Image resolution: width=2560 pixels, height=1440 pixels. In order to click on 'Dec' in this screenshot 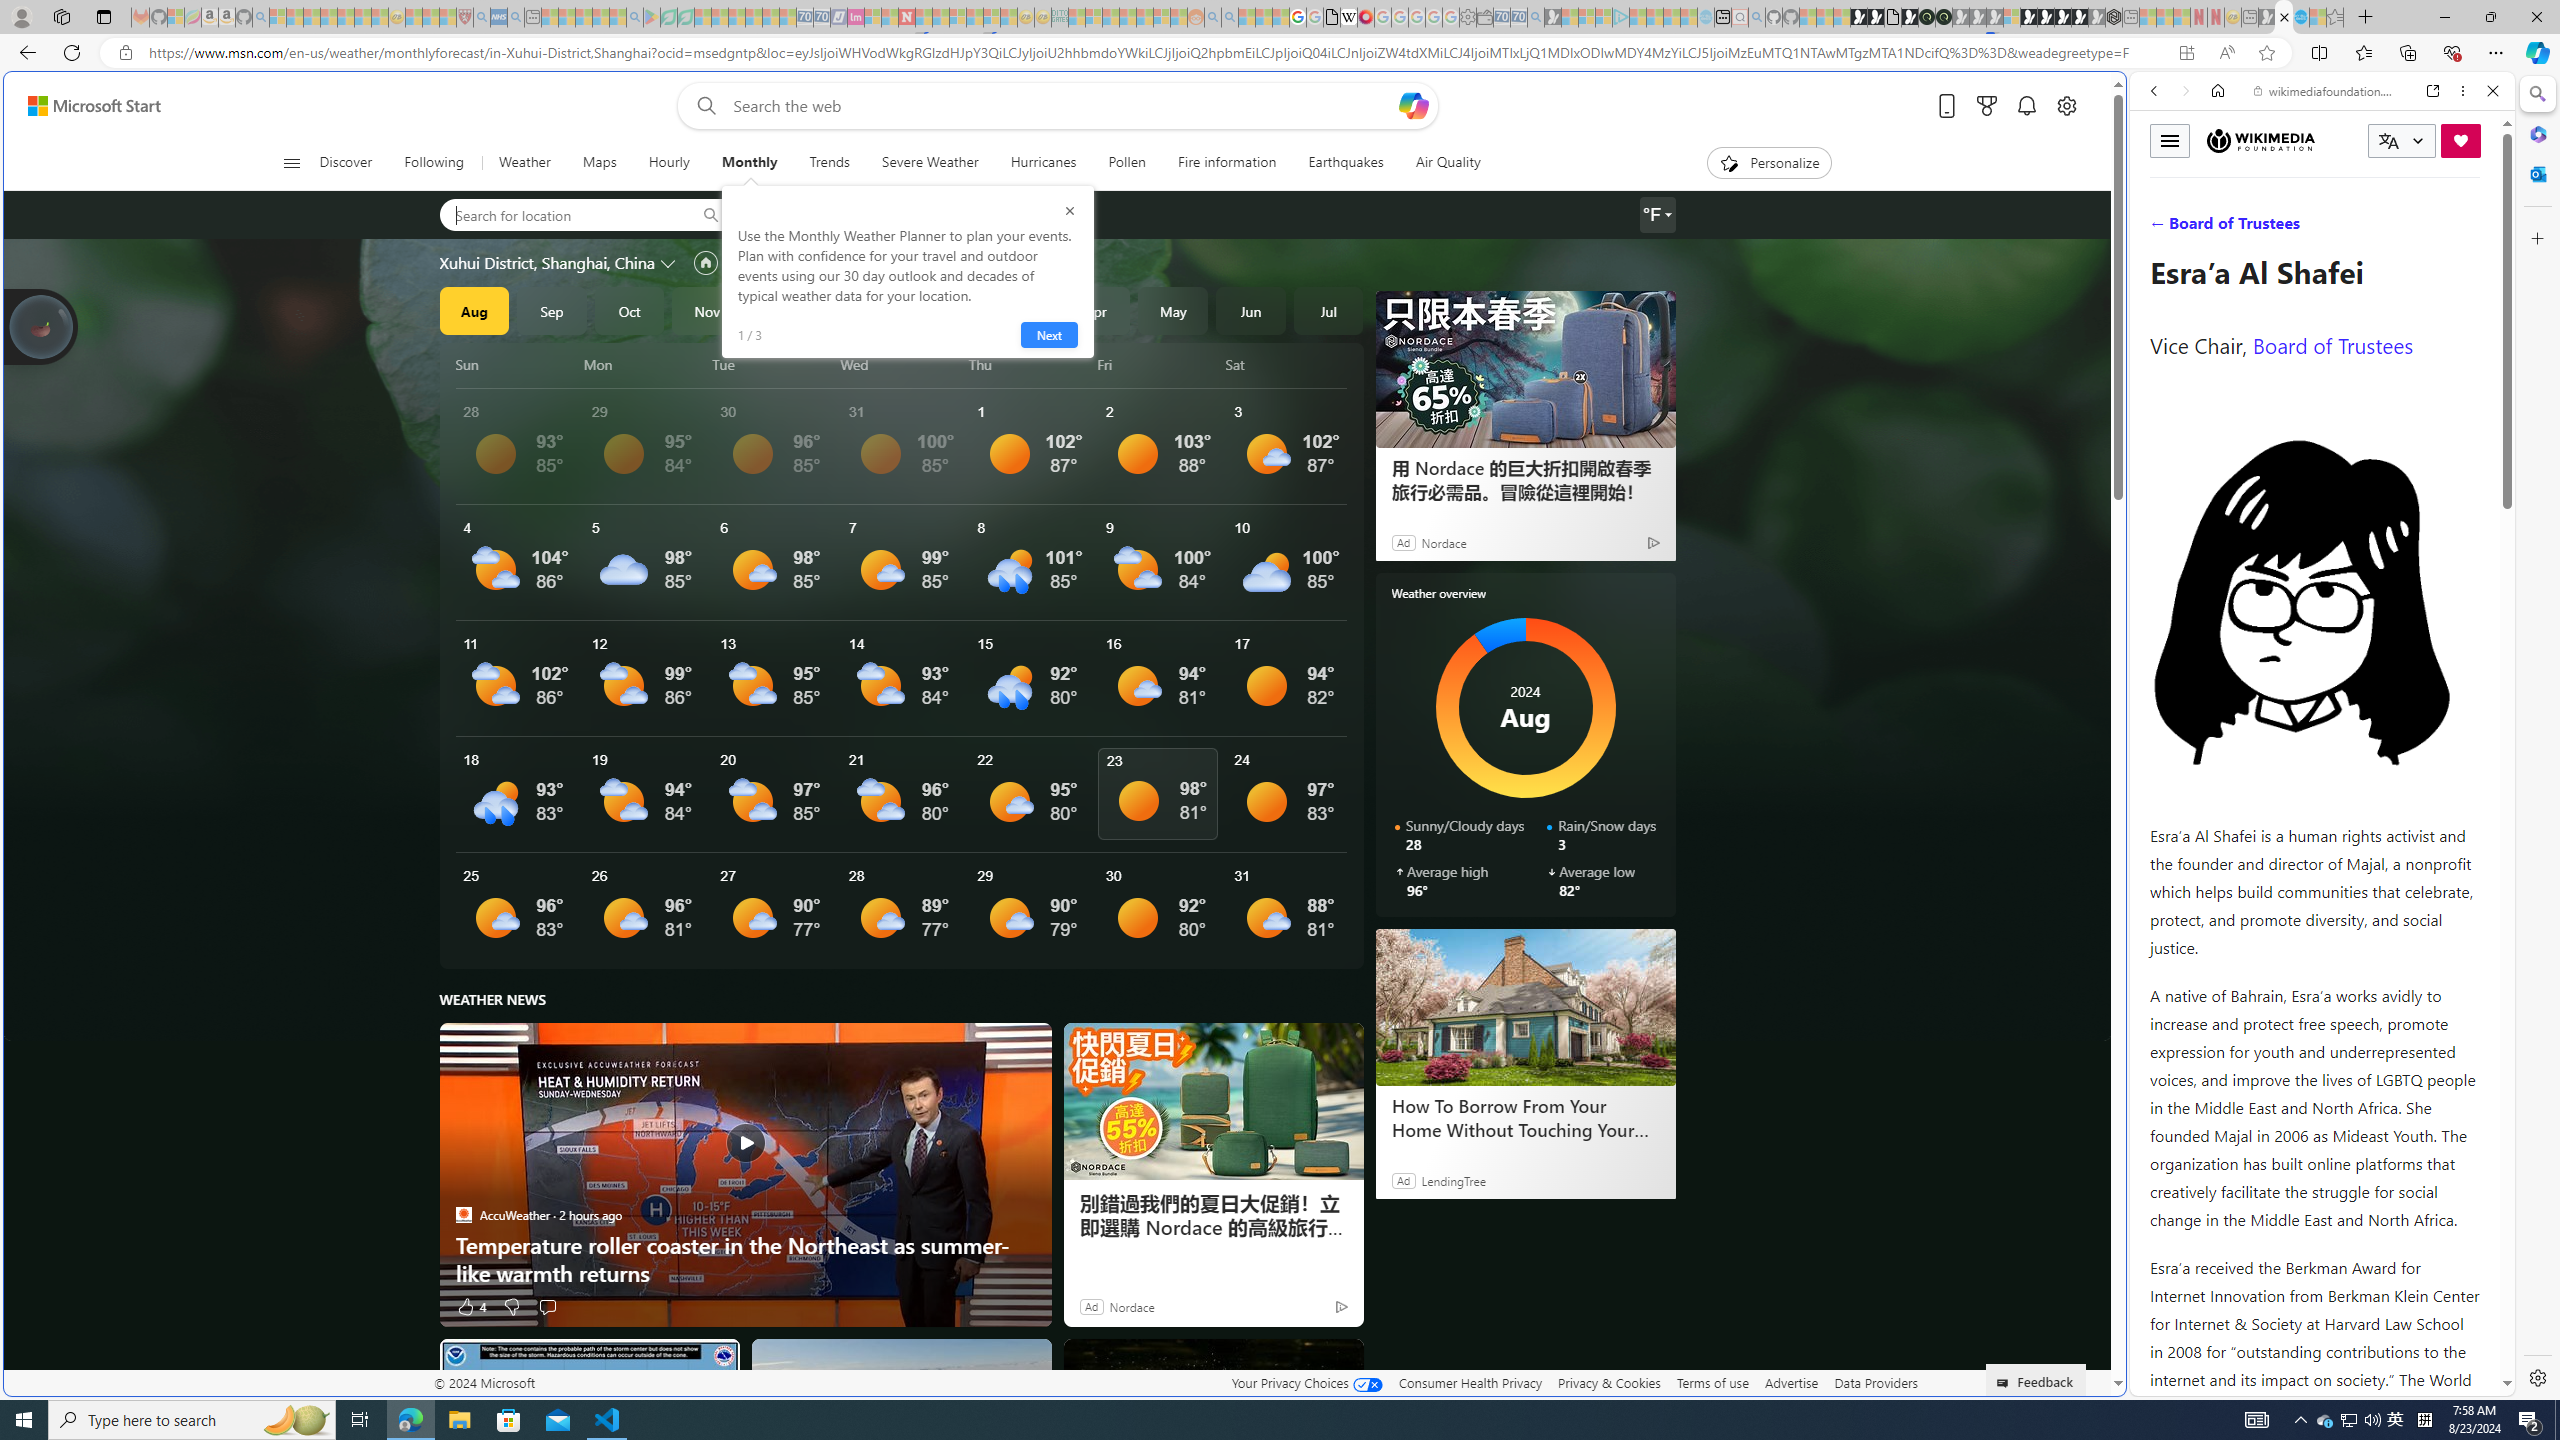, I will do `click(783, 310)`.